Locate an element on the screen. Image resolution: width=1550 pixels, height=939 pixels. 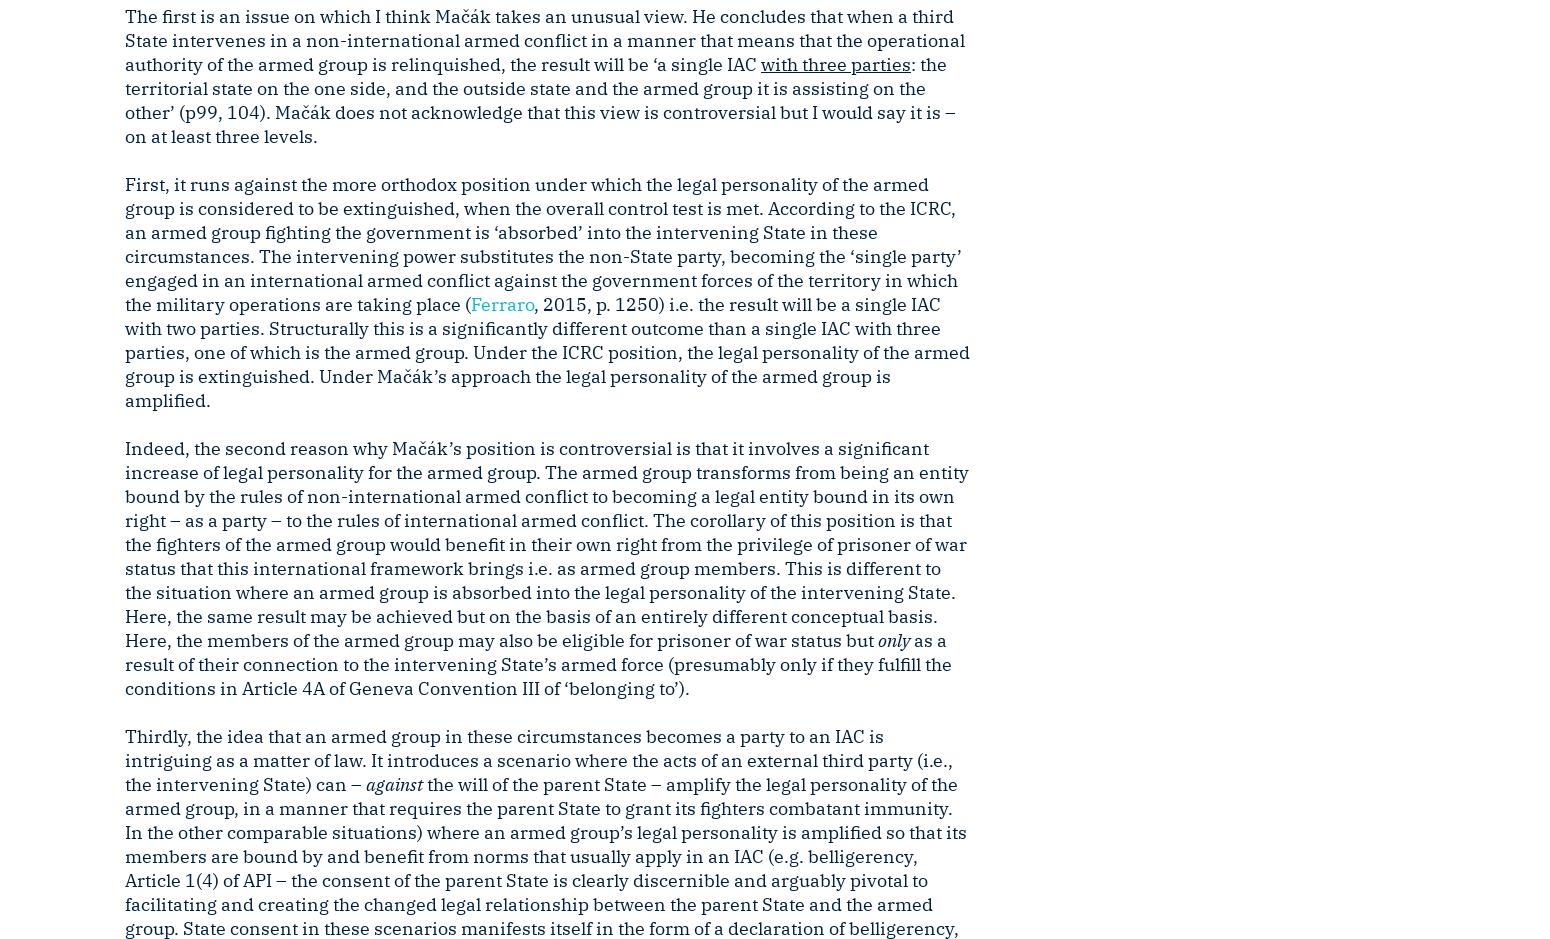
'The first is an issue on which I think Mačák takes an unusual view. He concludes that when a third State intervenes in a non-international armed conflict in a manner that means that the operational authority of the armed group is relinquished, the result will be ‘a single IAC' is located at coordinates (544, 39).